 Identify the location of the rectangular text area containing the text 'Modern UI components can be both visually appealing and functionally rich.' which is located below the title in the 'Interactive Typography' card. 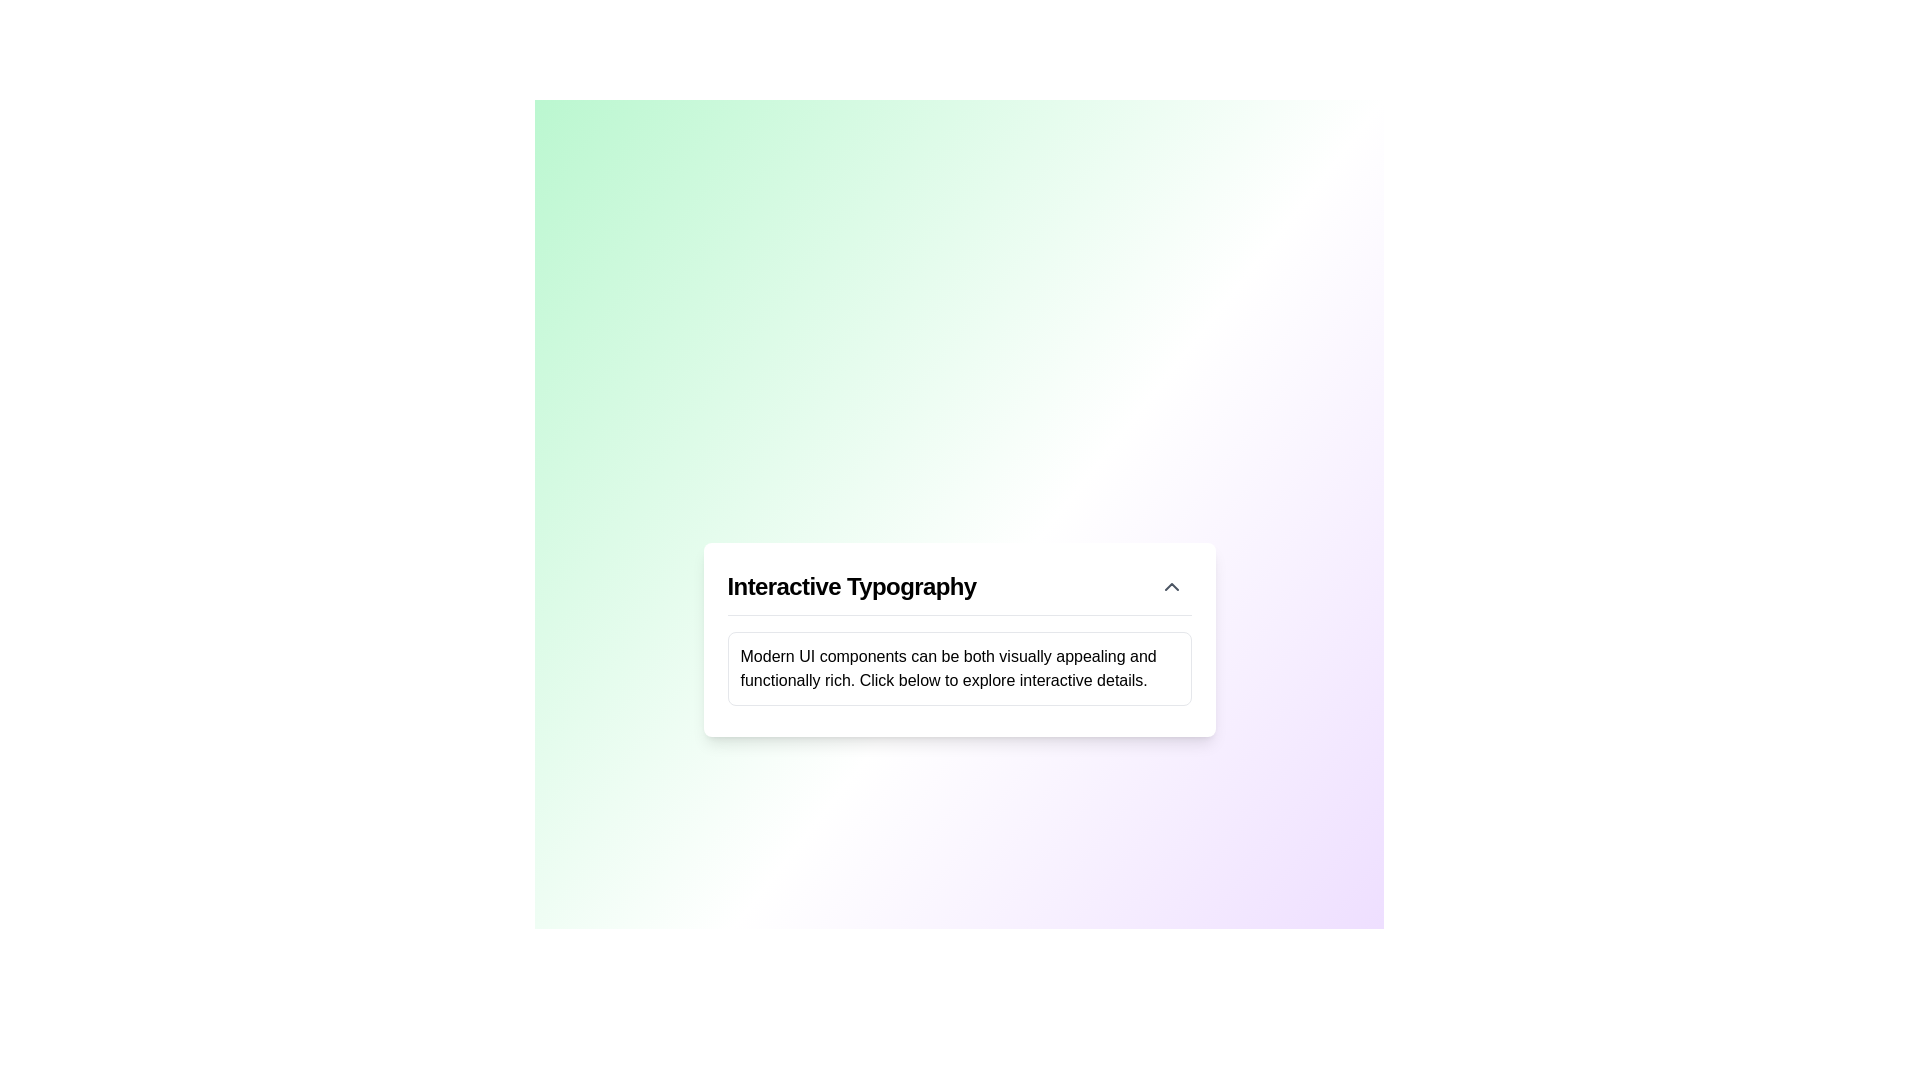
(958, 668).